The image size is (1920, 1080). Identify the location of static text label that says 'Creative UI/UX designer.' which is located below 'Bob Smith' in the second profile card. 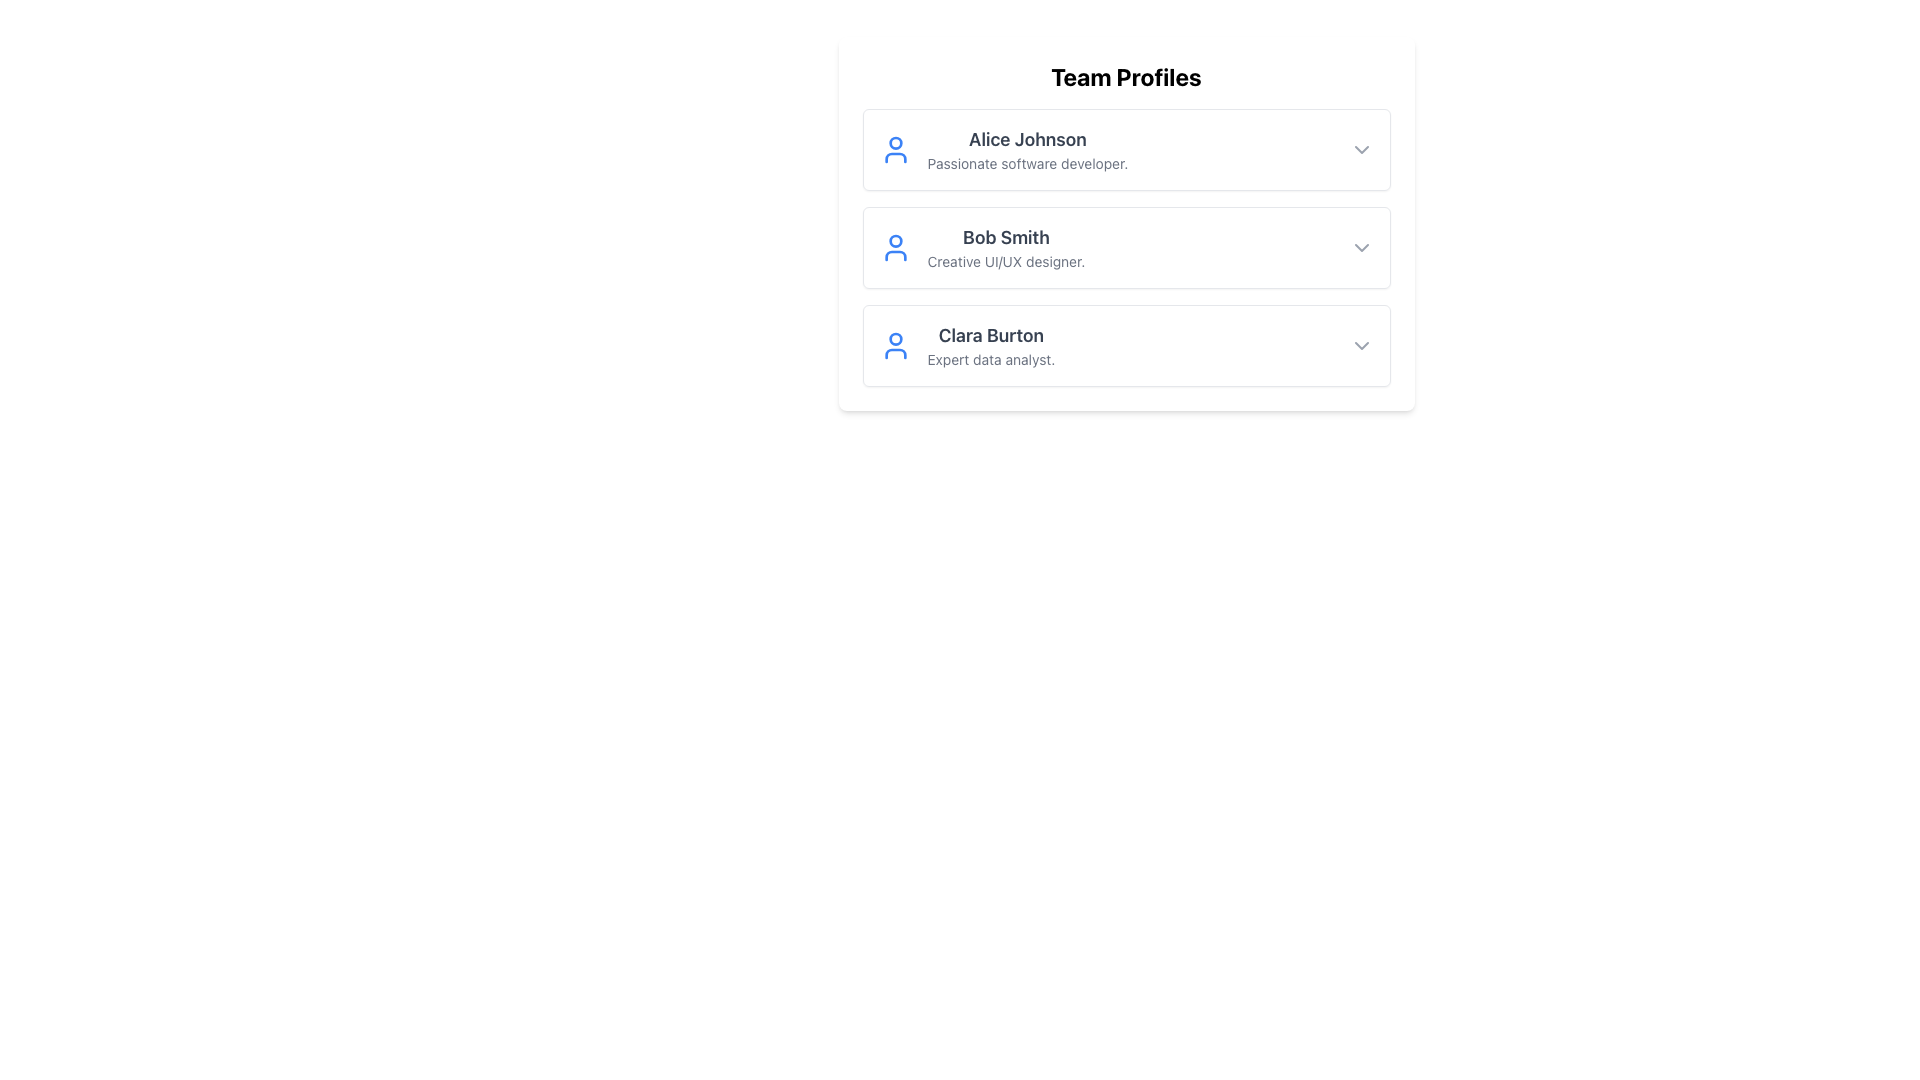
(1006, 261).